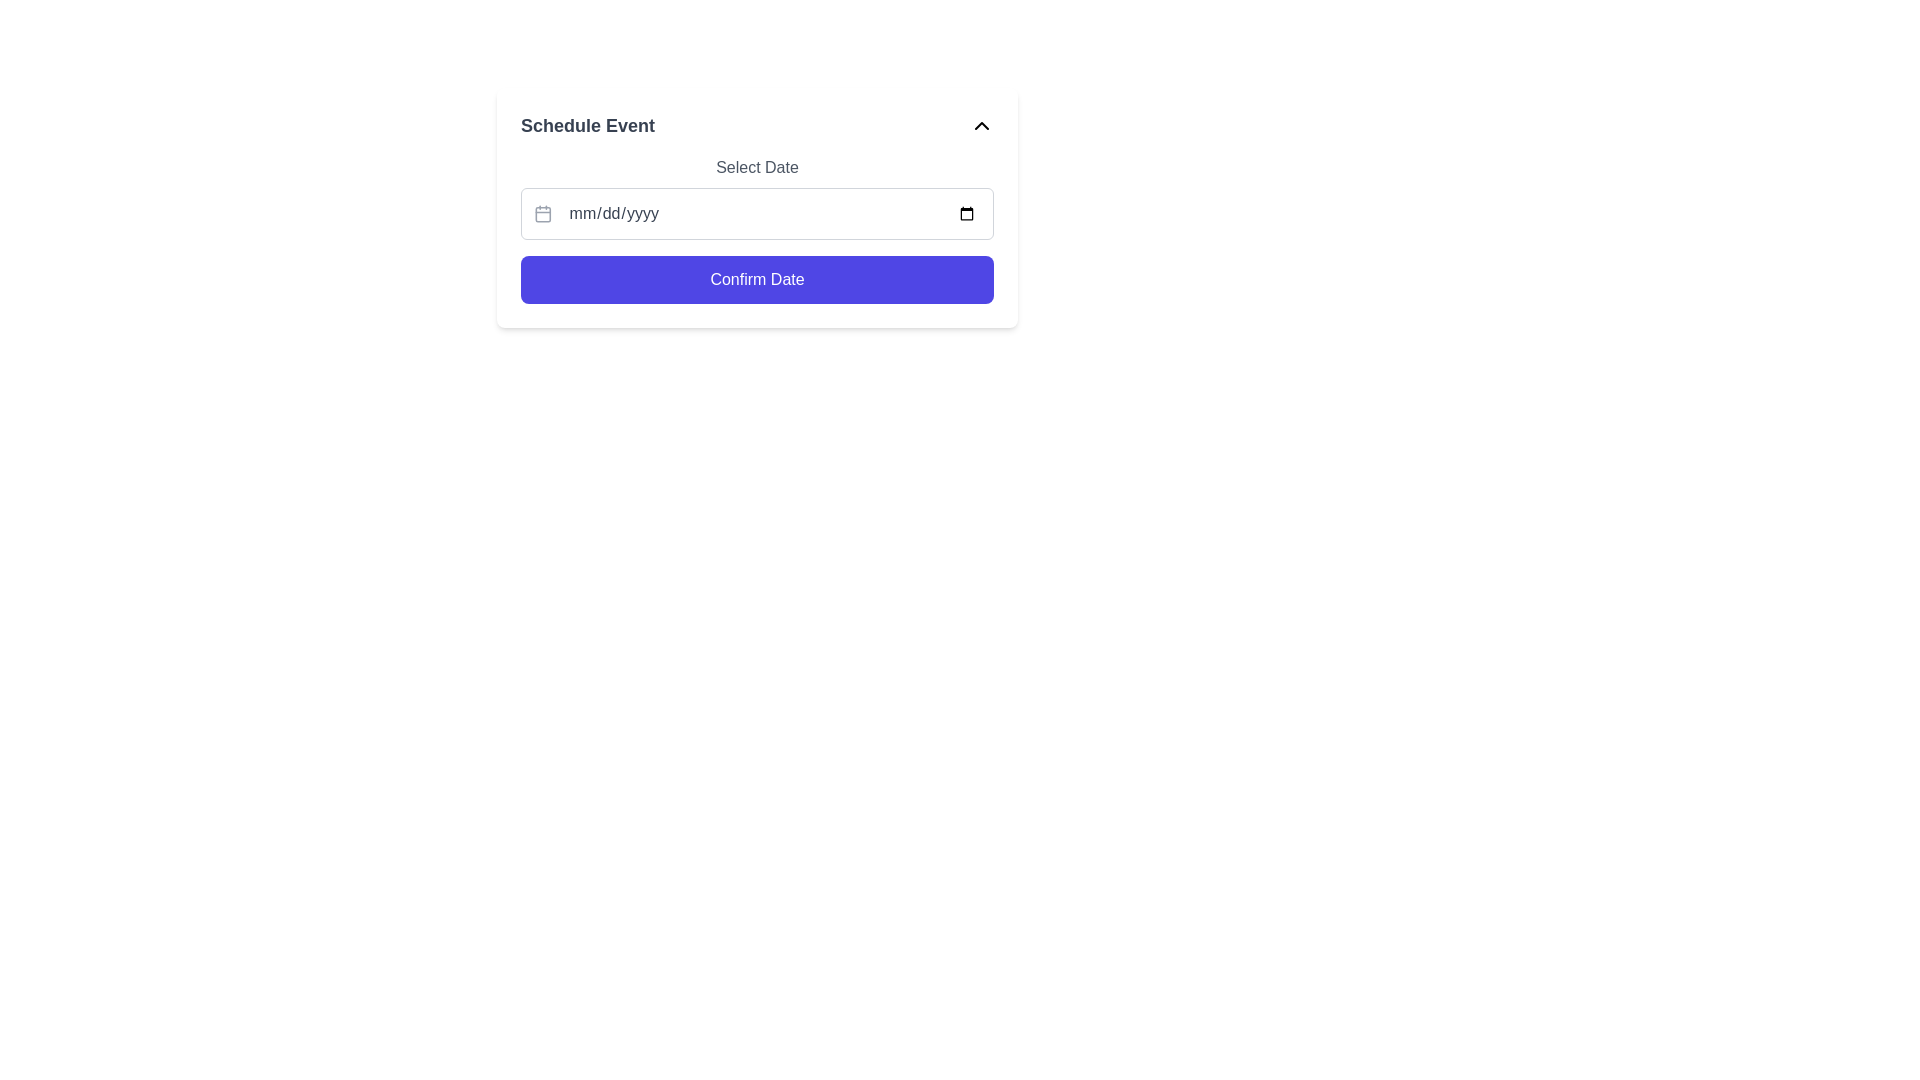 The image size is (1920, 1080). I want to click on a date from the calendar picker located in the second interactive component of the 'Schedule Event' form, positioned above the 'Confirm Date' button, so click(756, 197).